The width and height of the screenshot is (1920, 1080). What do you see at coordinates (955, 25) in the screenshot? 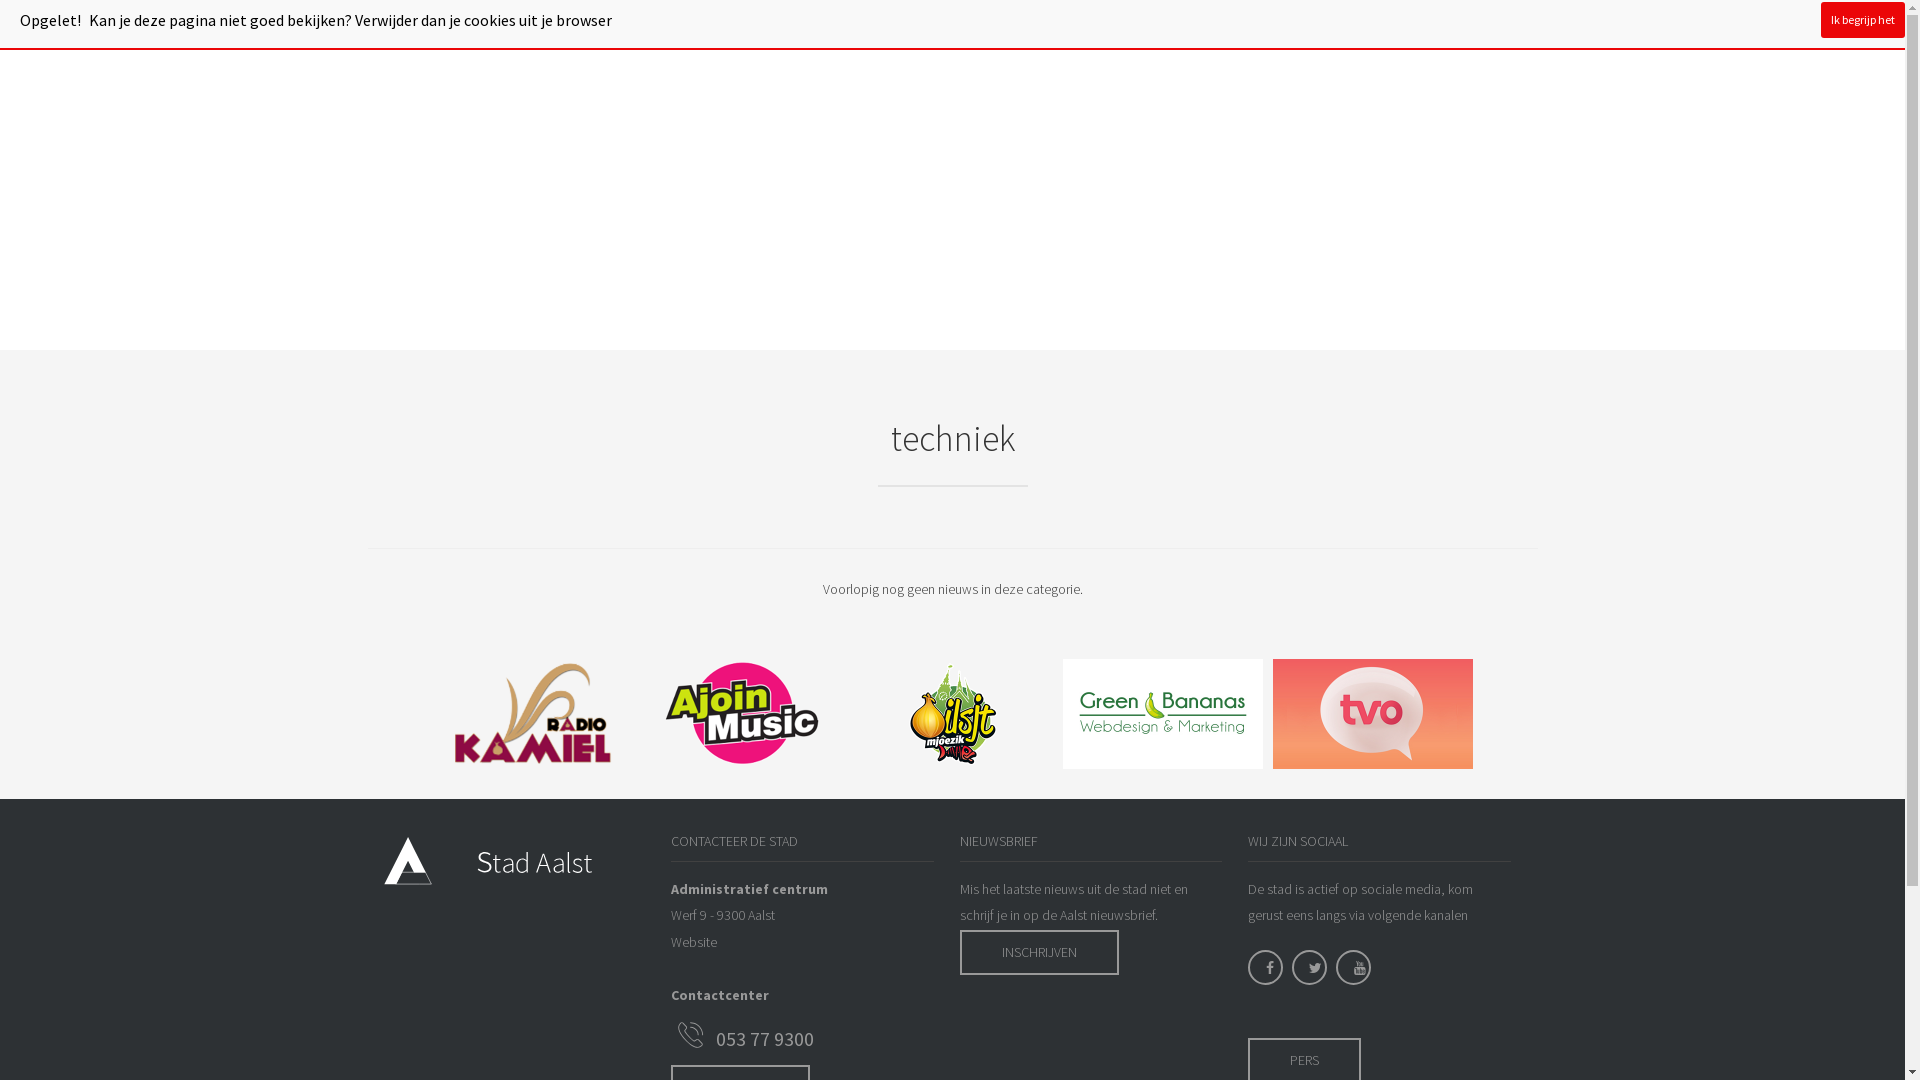
I see `'PRAKTISCH'` at bounding box center [955, 25].